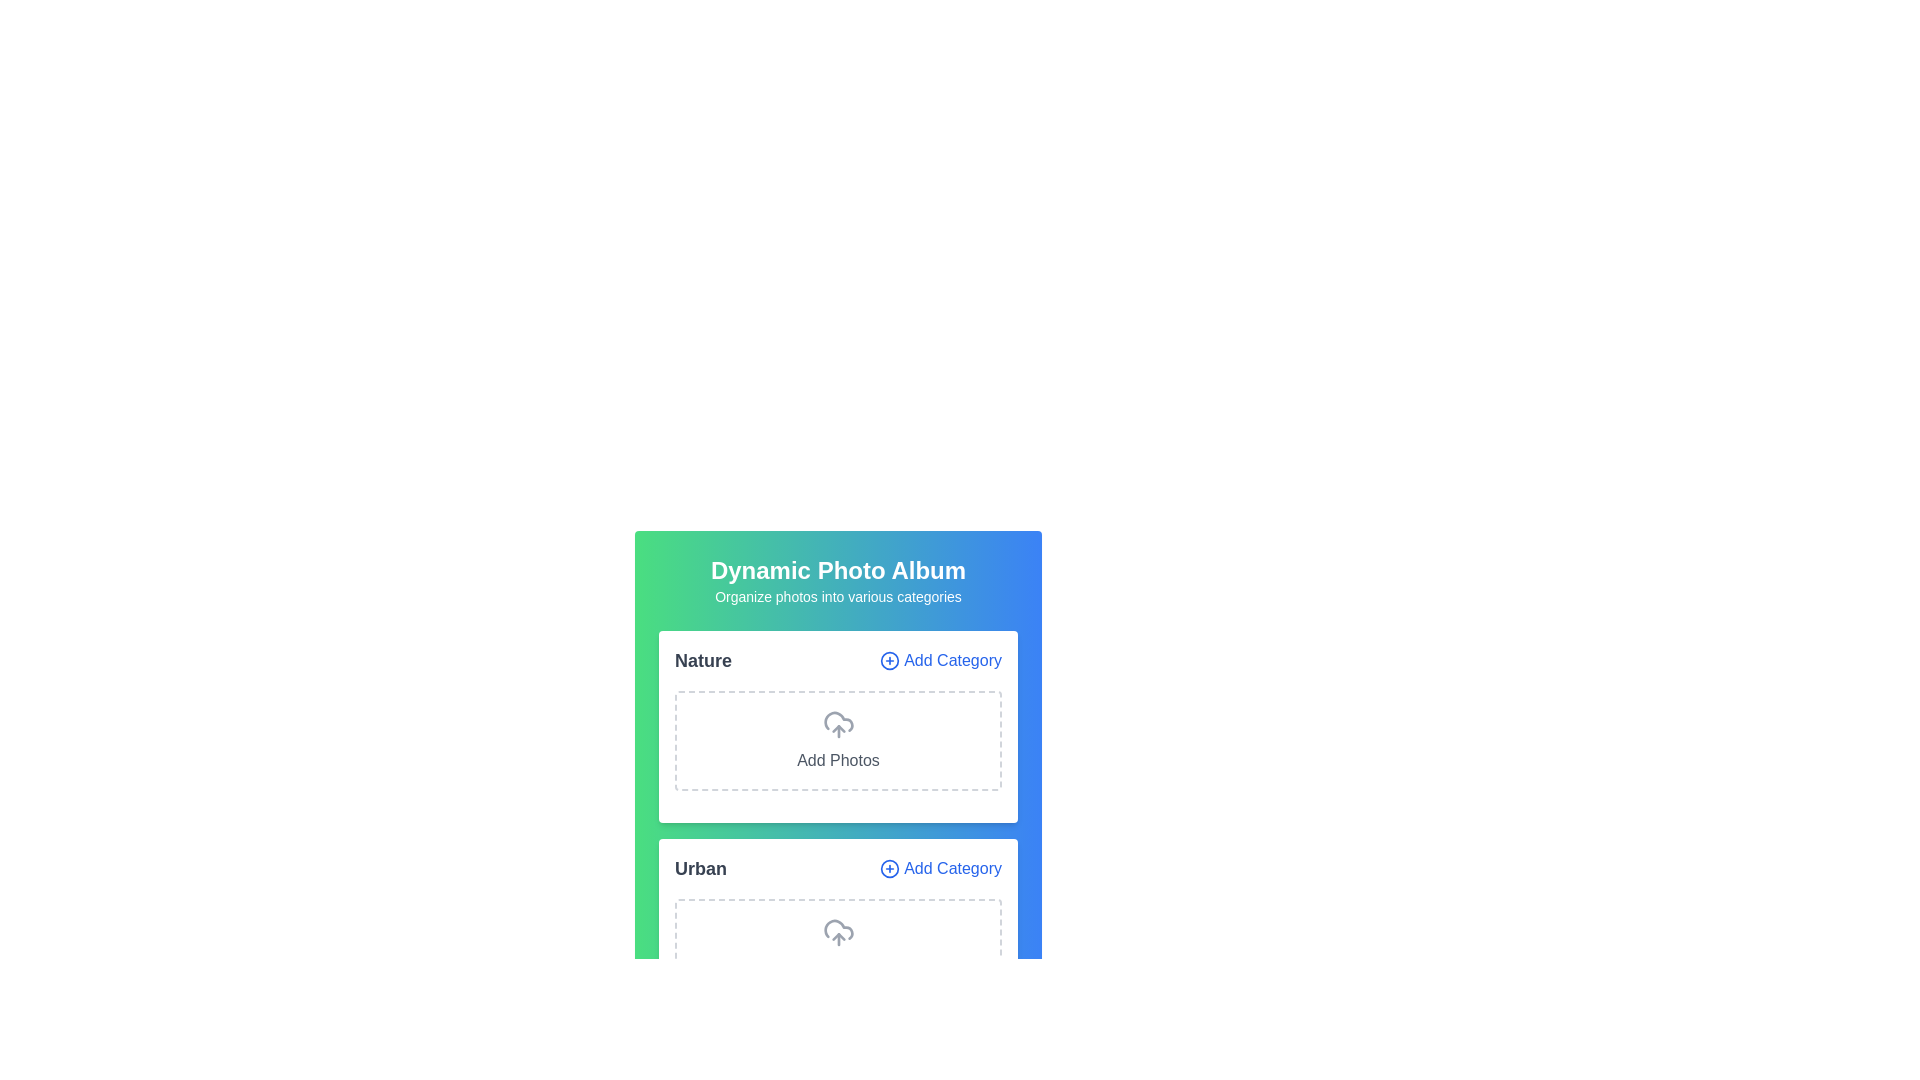 This screenshot has height=1080, width=1920. What do you see at coordinates (939, 867) in the screenshot?
I see `the button with an icon and text located at the bottom-right corner of the 'Urban' section` at bounding box center [939, 867].